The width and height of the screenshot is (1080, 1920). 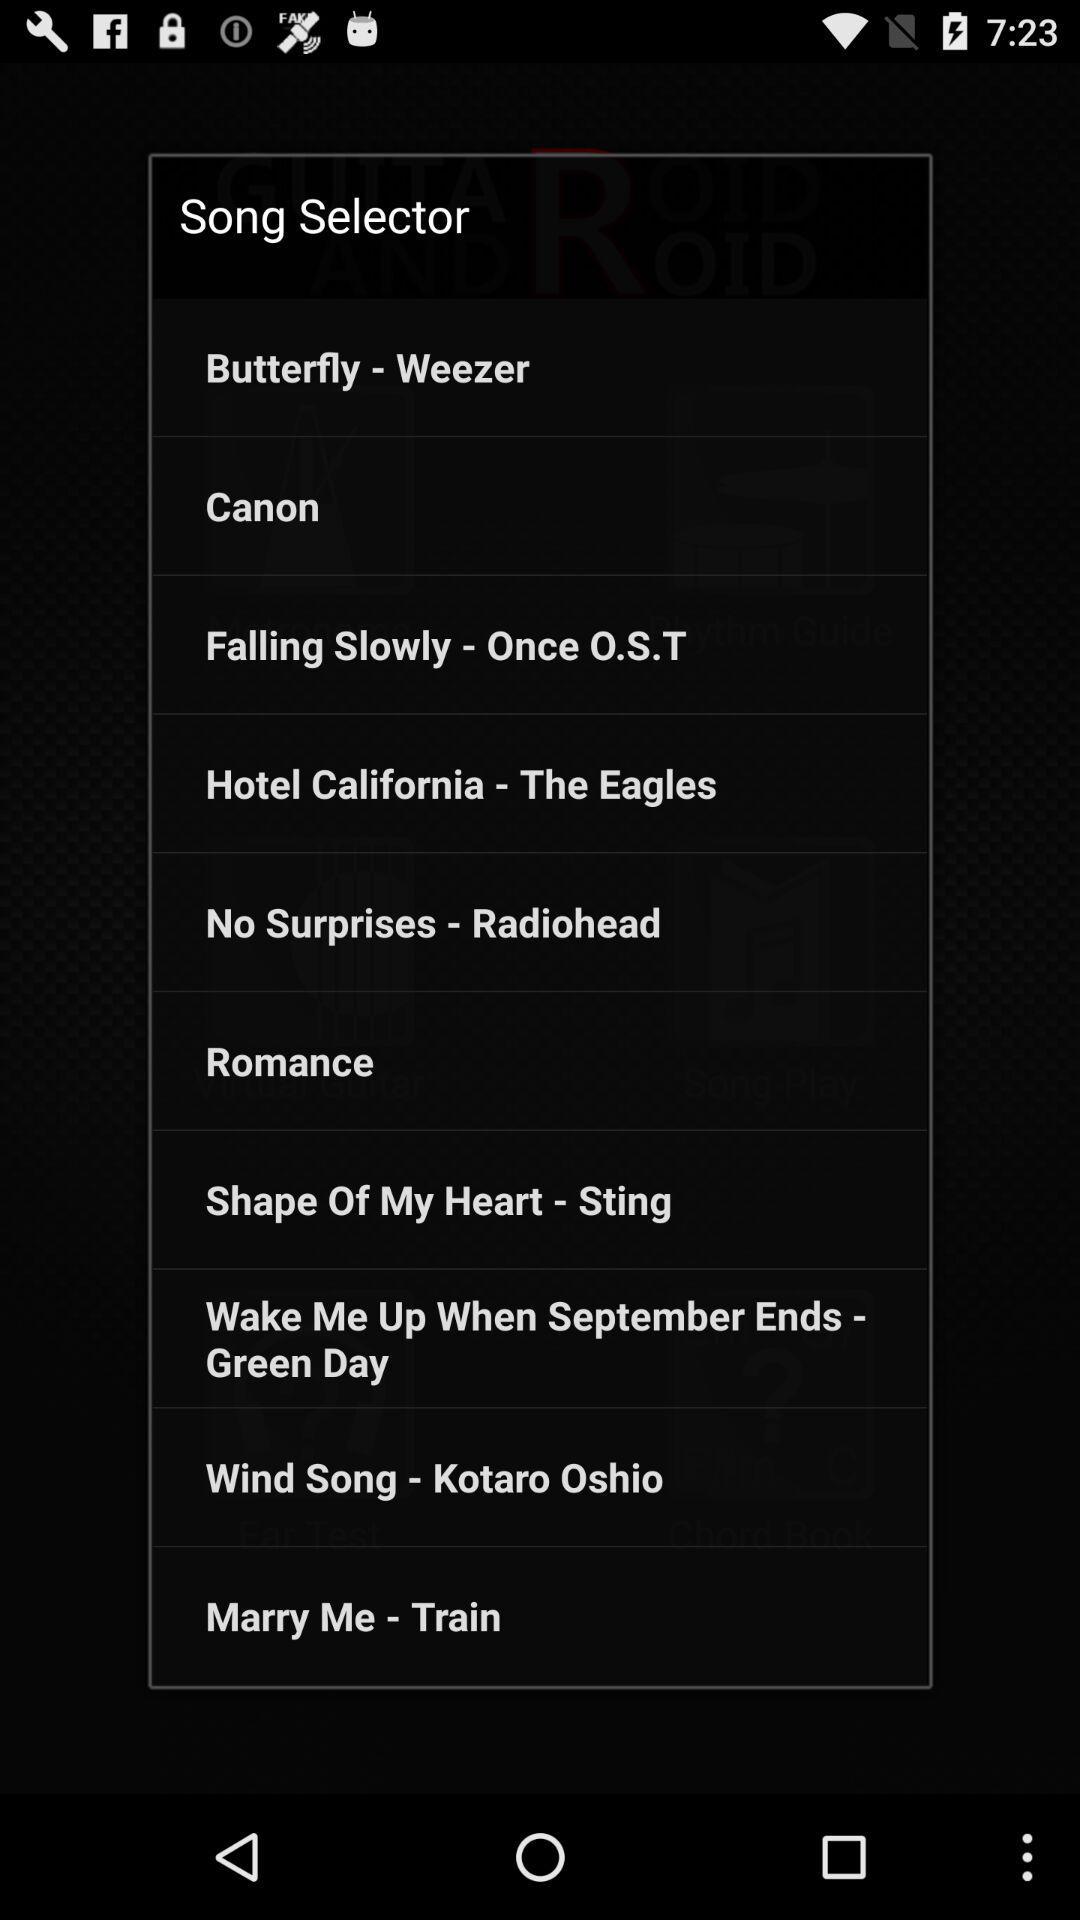 I want to click on the no surprises - radiohead app, so click(x=406, y=921).